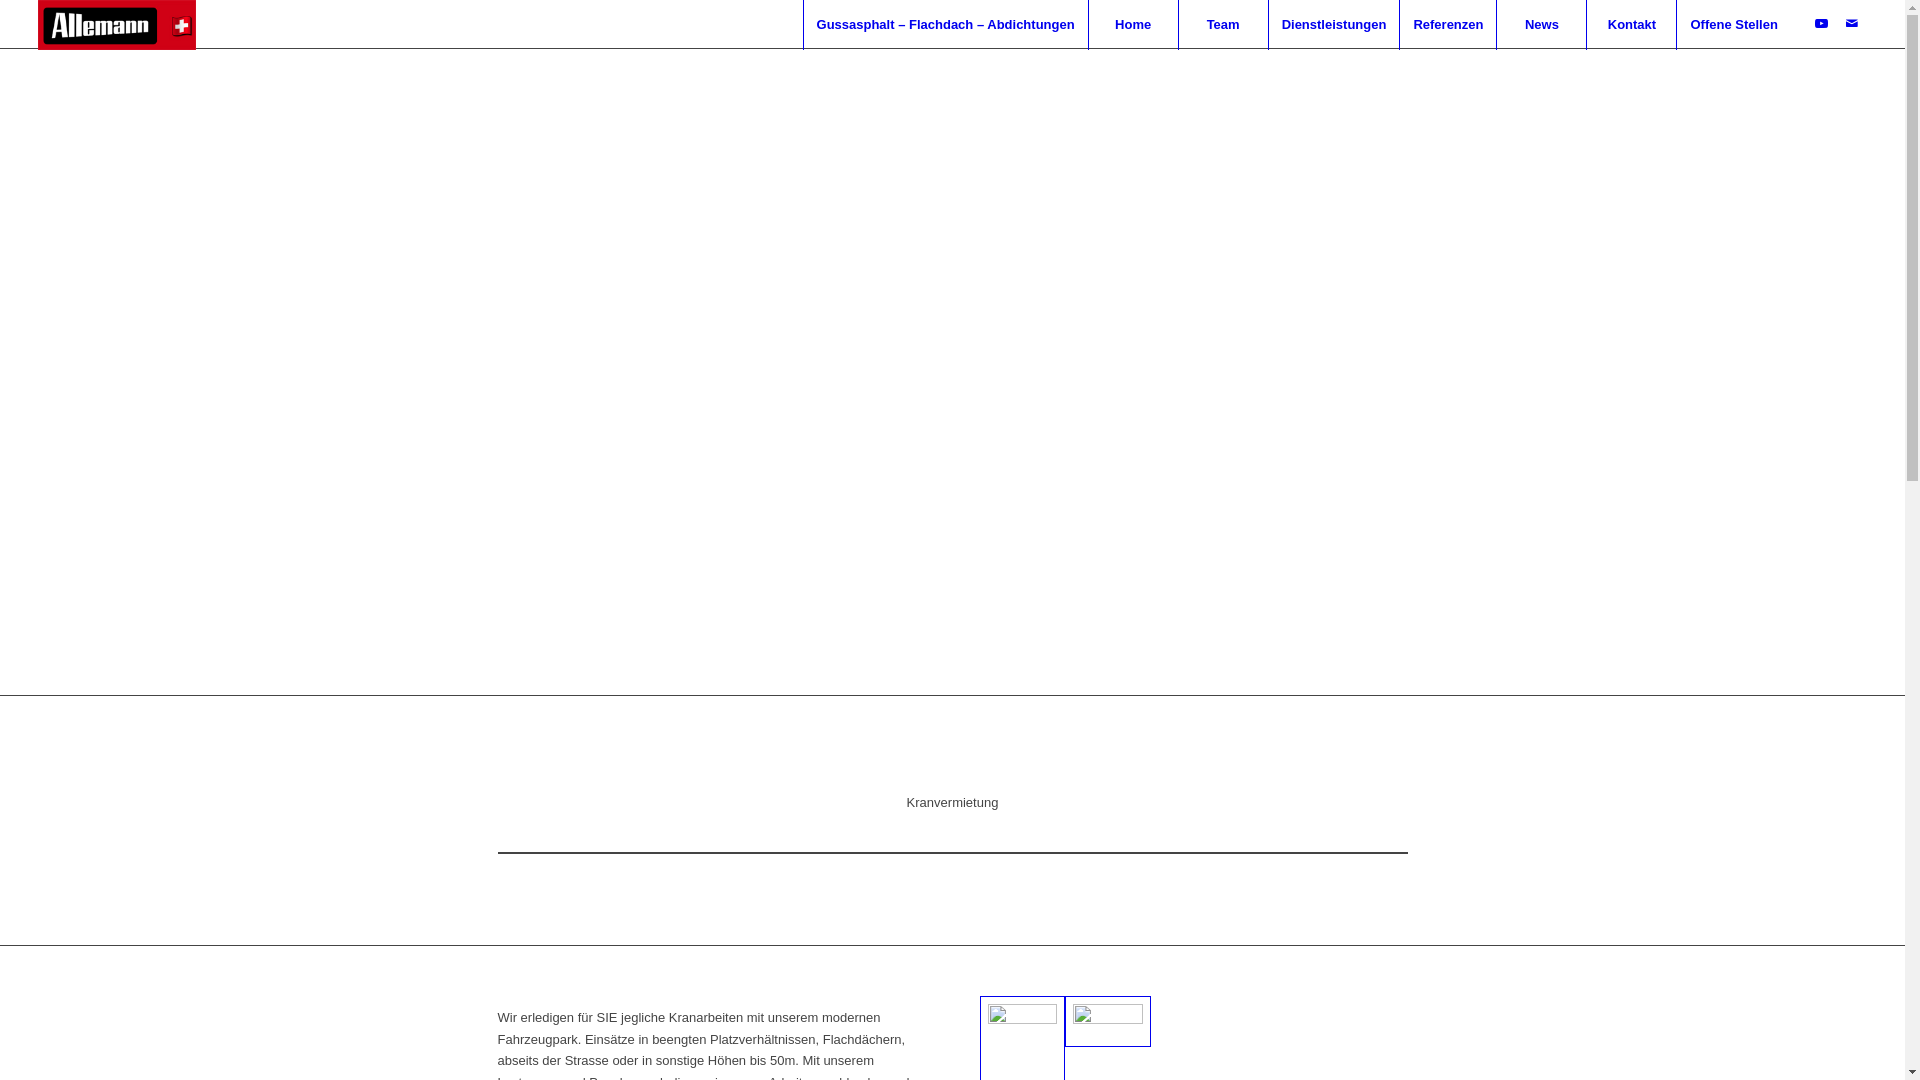 Image resolution: width=1920 pixels, height=1080 pixels. What do you see at coordinates (115, 24) in the screenshot?
I see `'Allemann-AG-Logo'` at bounding box center [115, 24].